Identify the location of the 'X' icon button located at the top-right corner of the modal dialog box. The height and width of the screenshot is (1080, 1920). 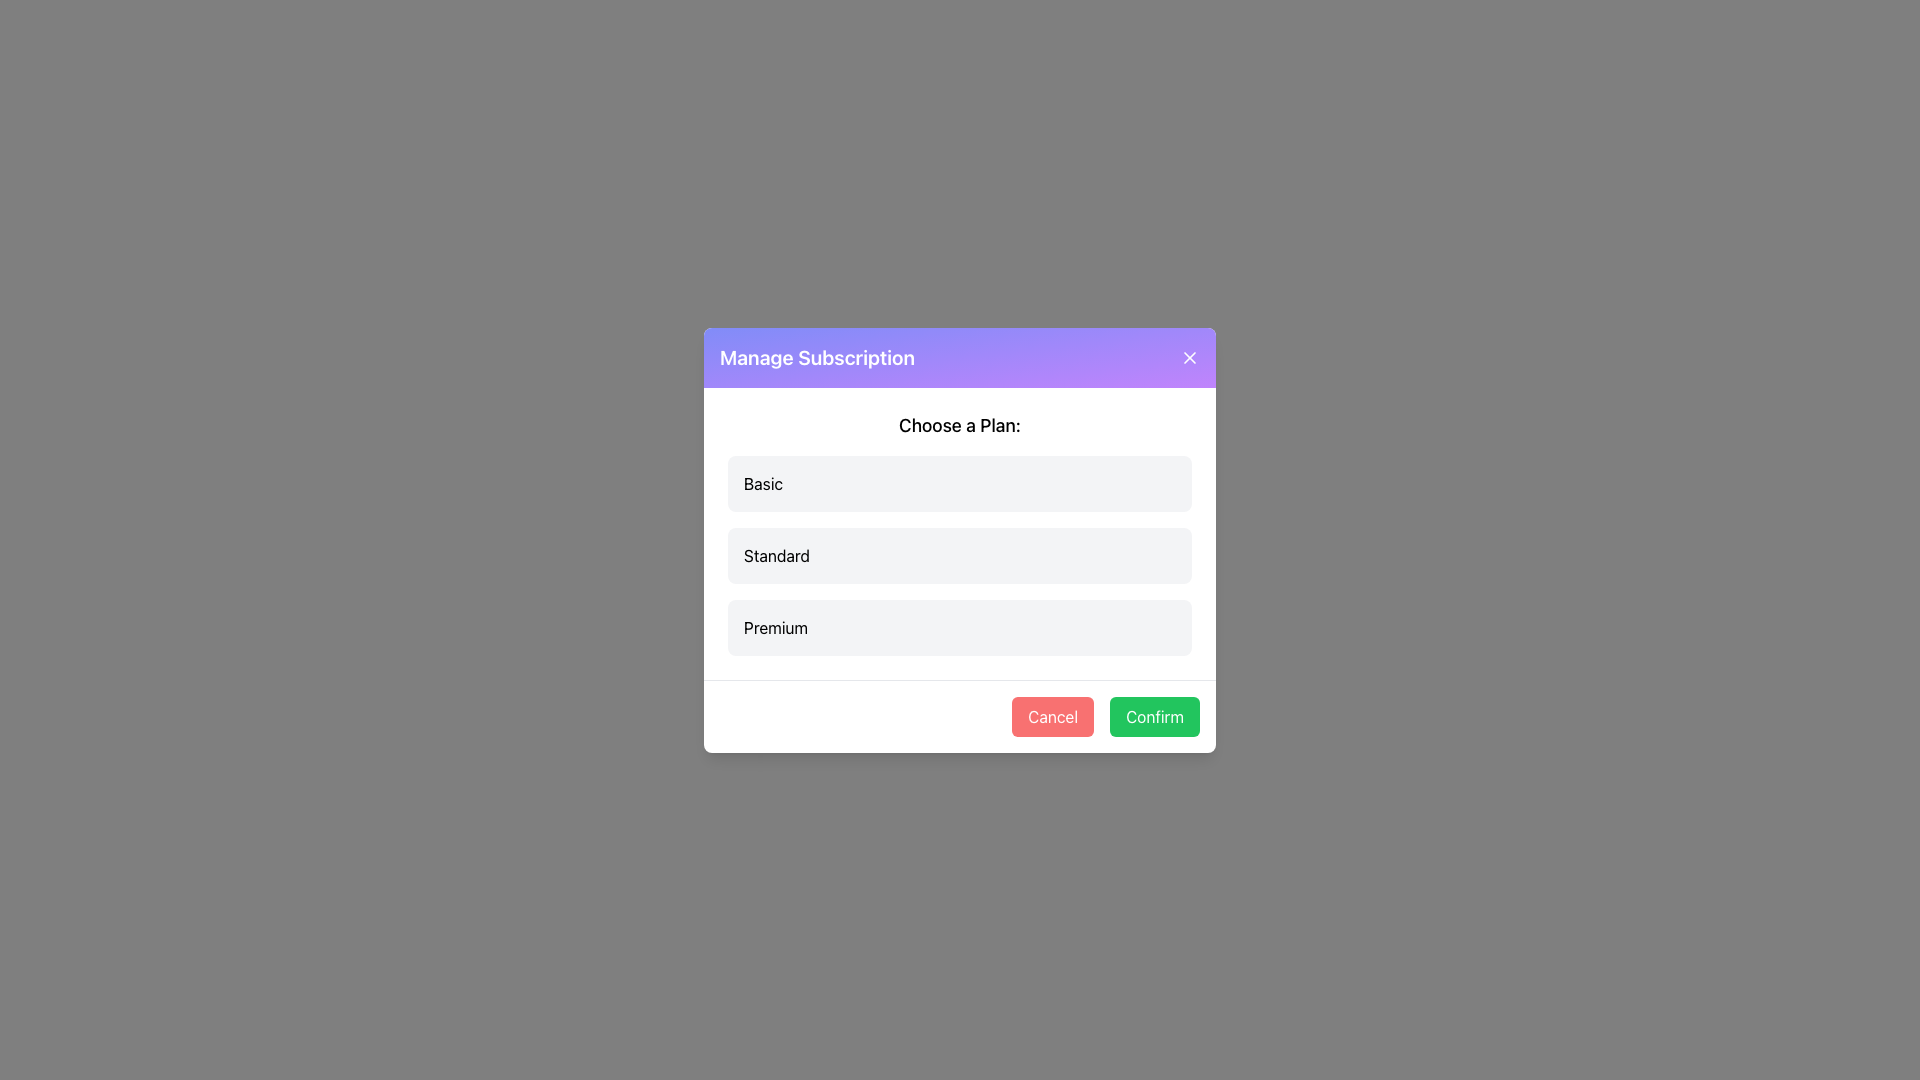
(1190, 356).